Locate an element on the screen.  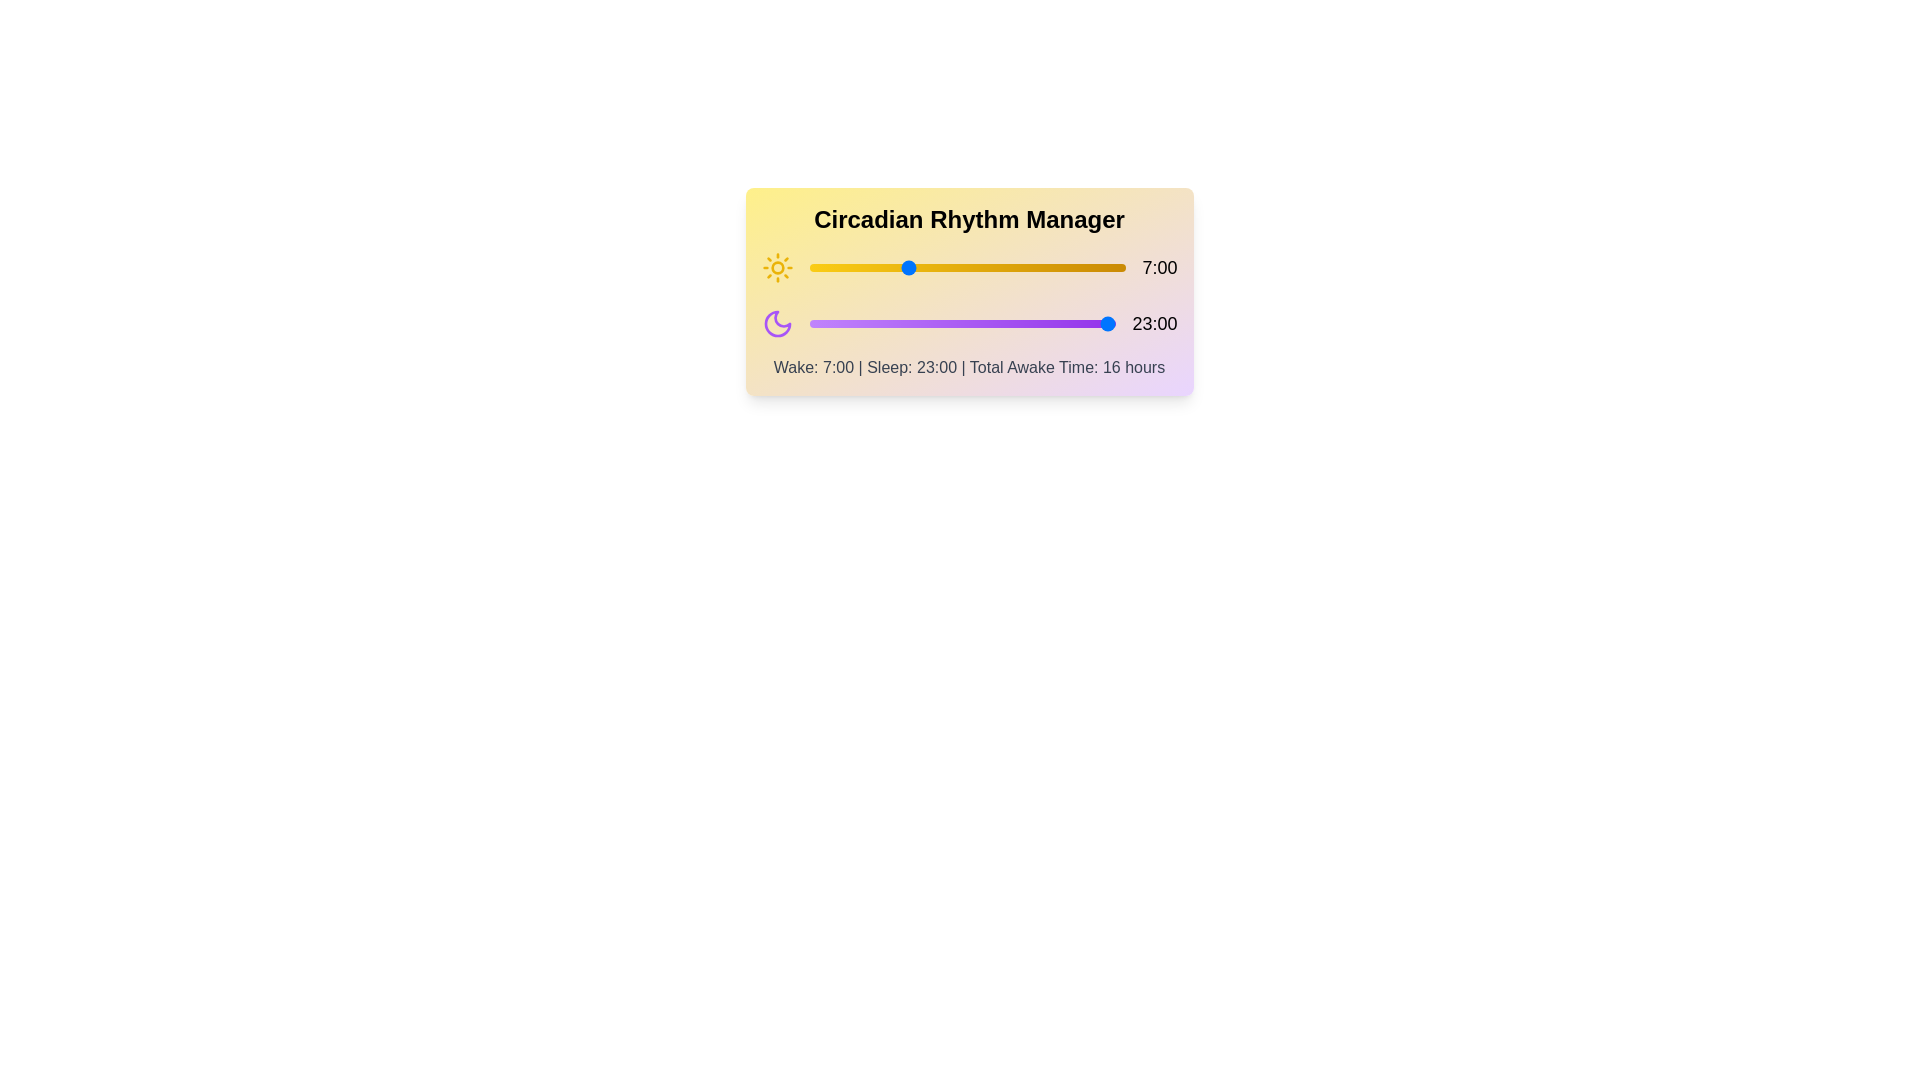
the sleep hour slider to 15 is located at coordinates (1009, 323).